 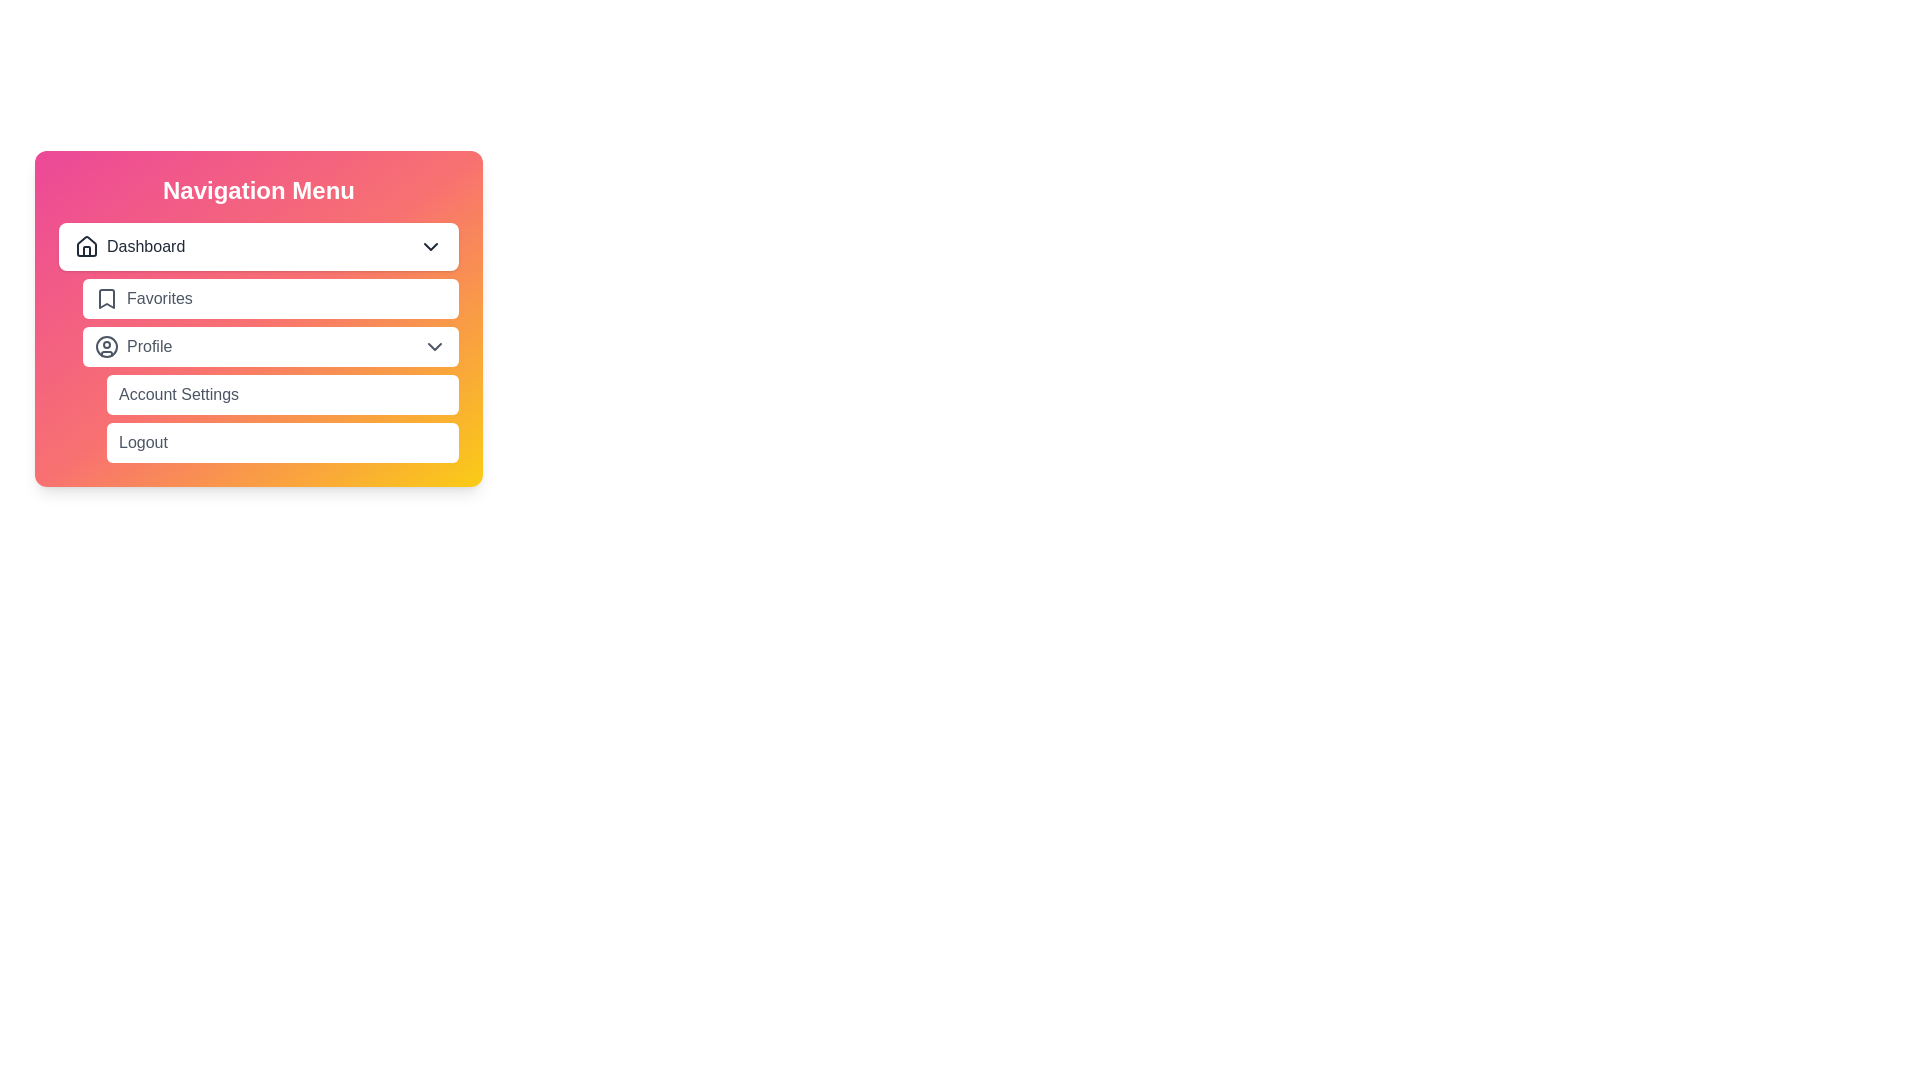 What do you see at coordinates (434, 346) in the screenshot?
I see `the chevron icon located at the far right of the 'Profile' menu item in the navigation menu` at bounding box center [434, 346].